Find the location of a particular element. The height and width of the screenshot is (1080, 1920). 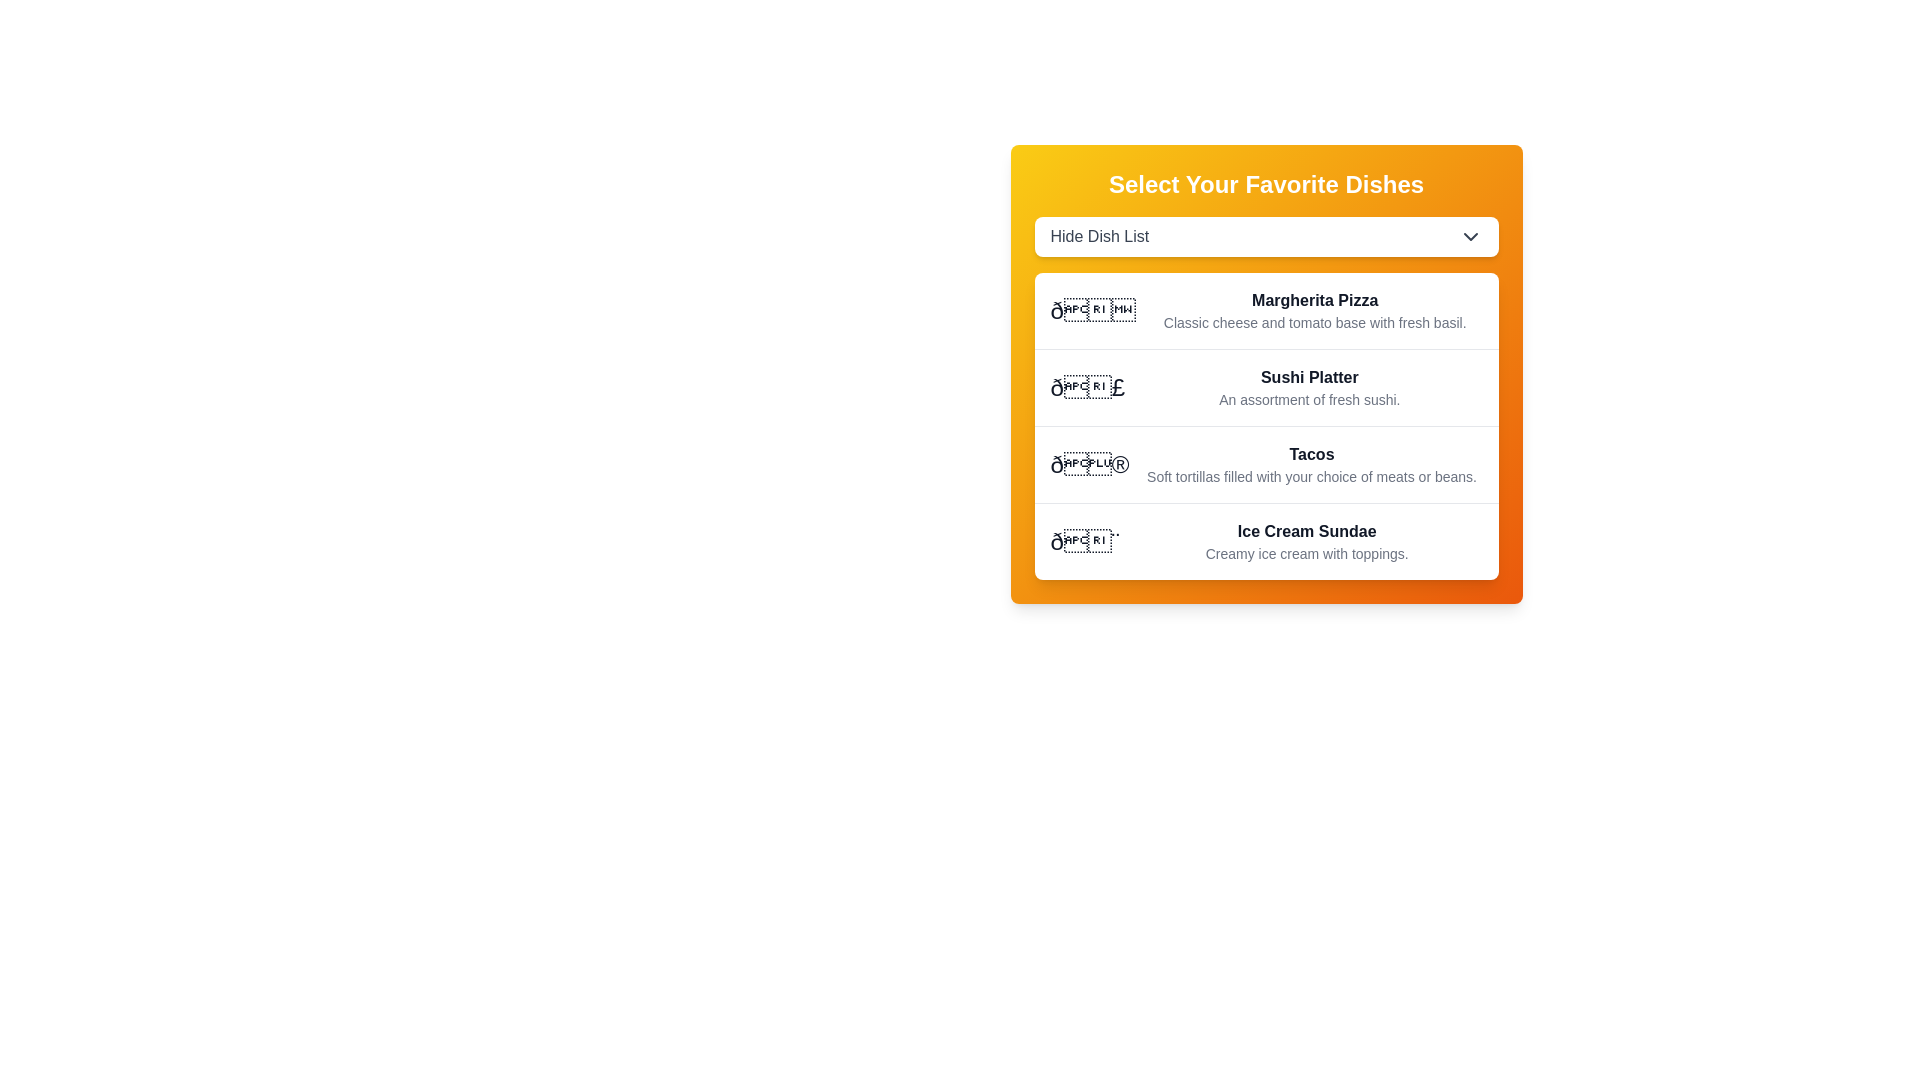

the Emoji or Icon representing the Margherita Pizza dish, located immediately to the left of the text 'Margherita Pizza' in the topmost item panel of the vertical list is located at coordinates (1092, 311).